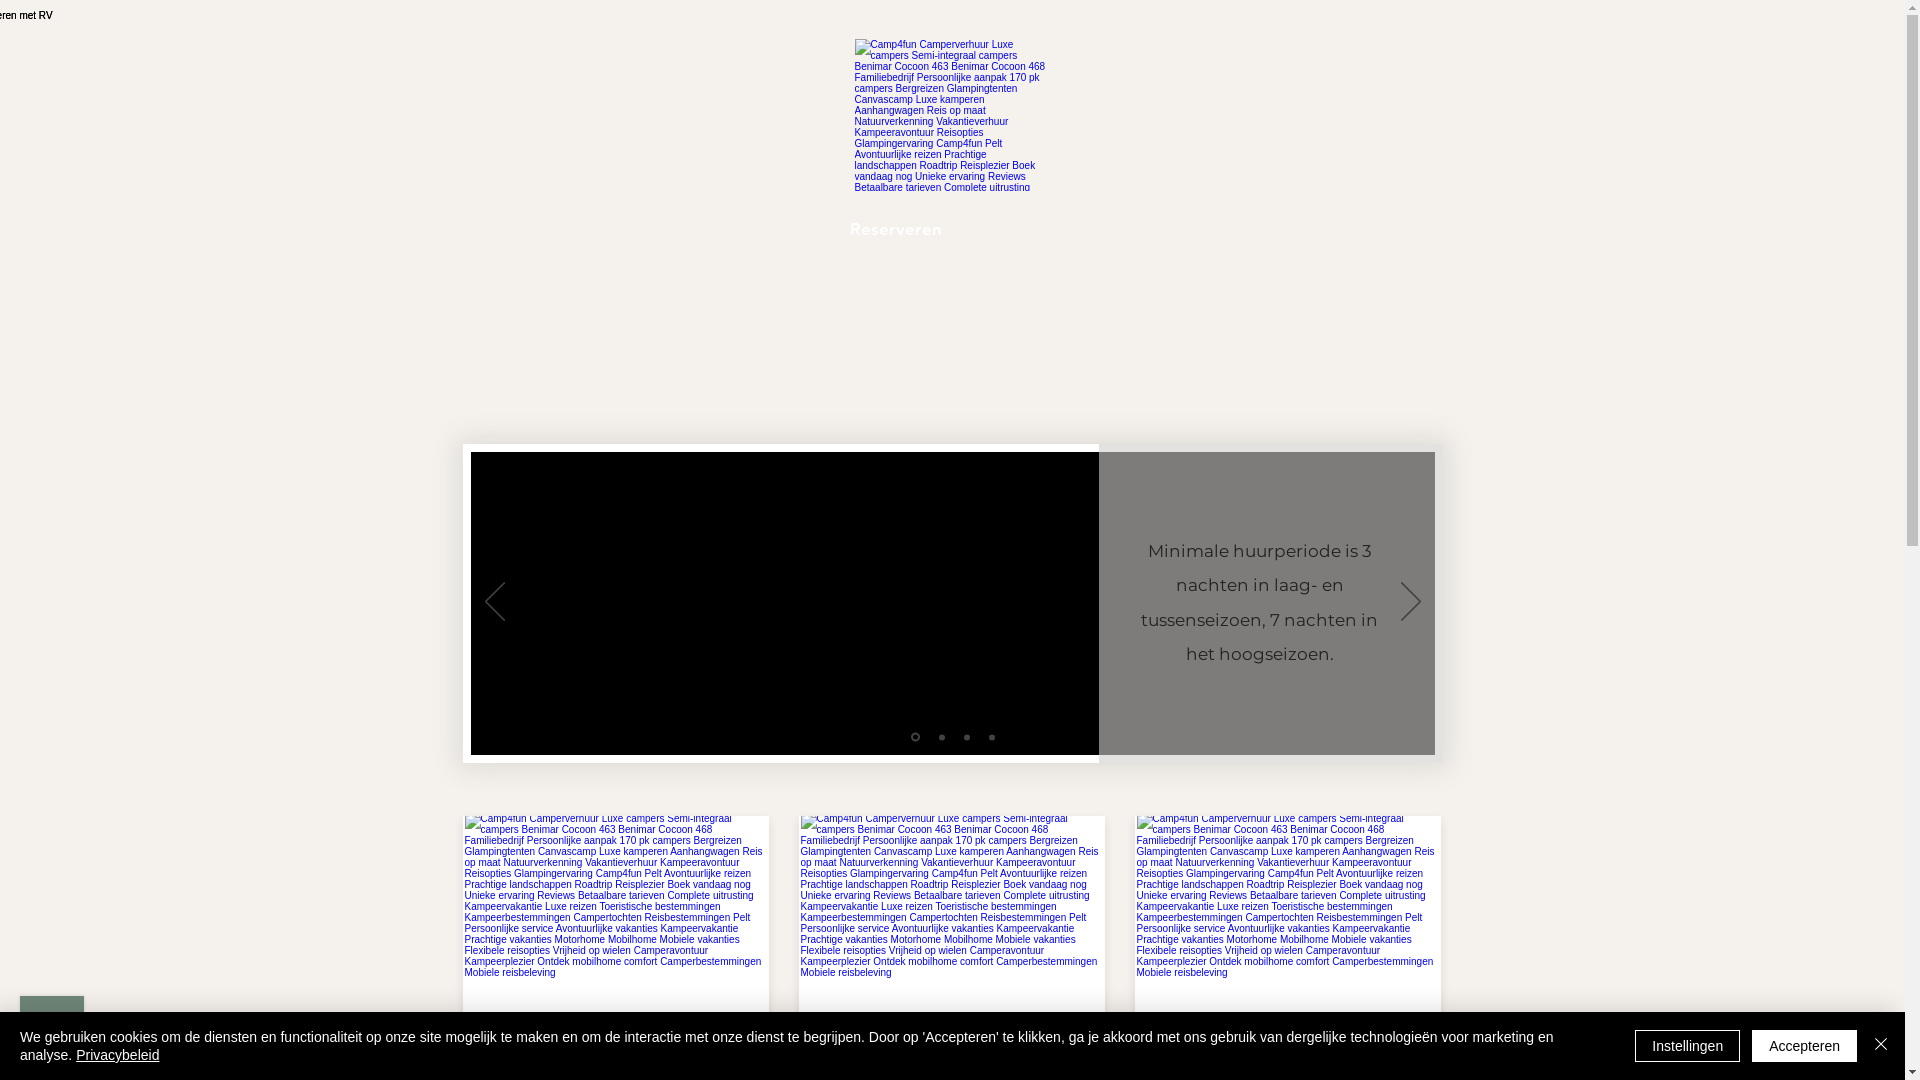 The image size is (1920, 1080). Describe the element at coordinates (1635, 1044) in the screenshot. I see `'Instellingen'` at that location.